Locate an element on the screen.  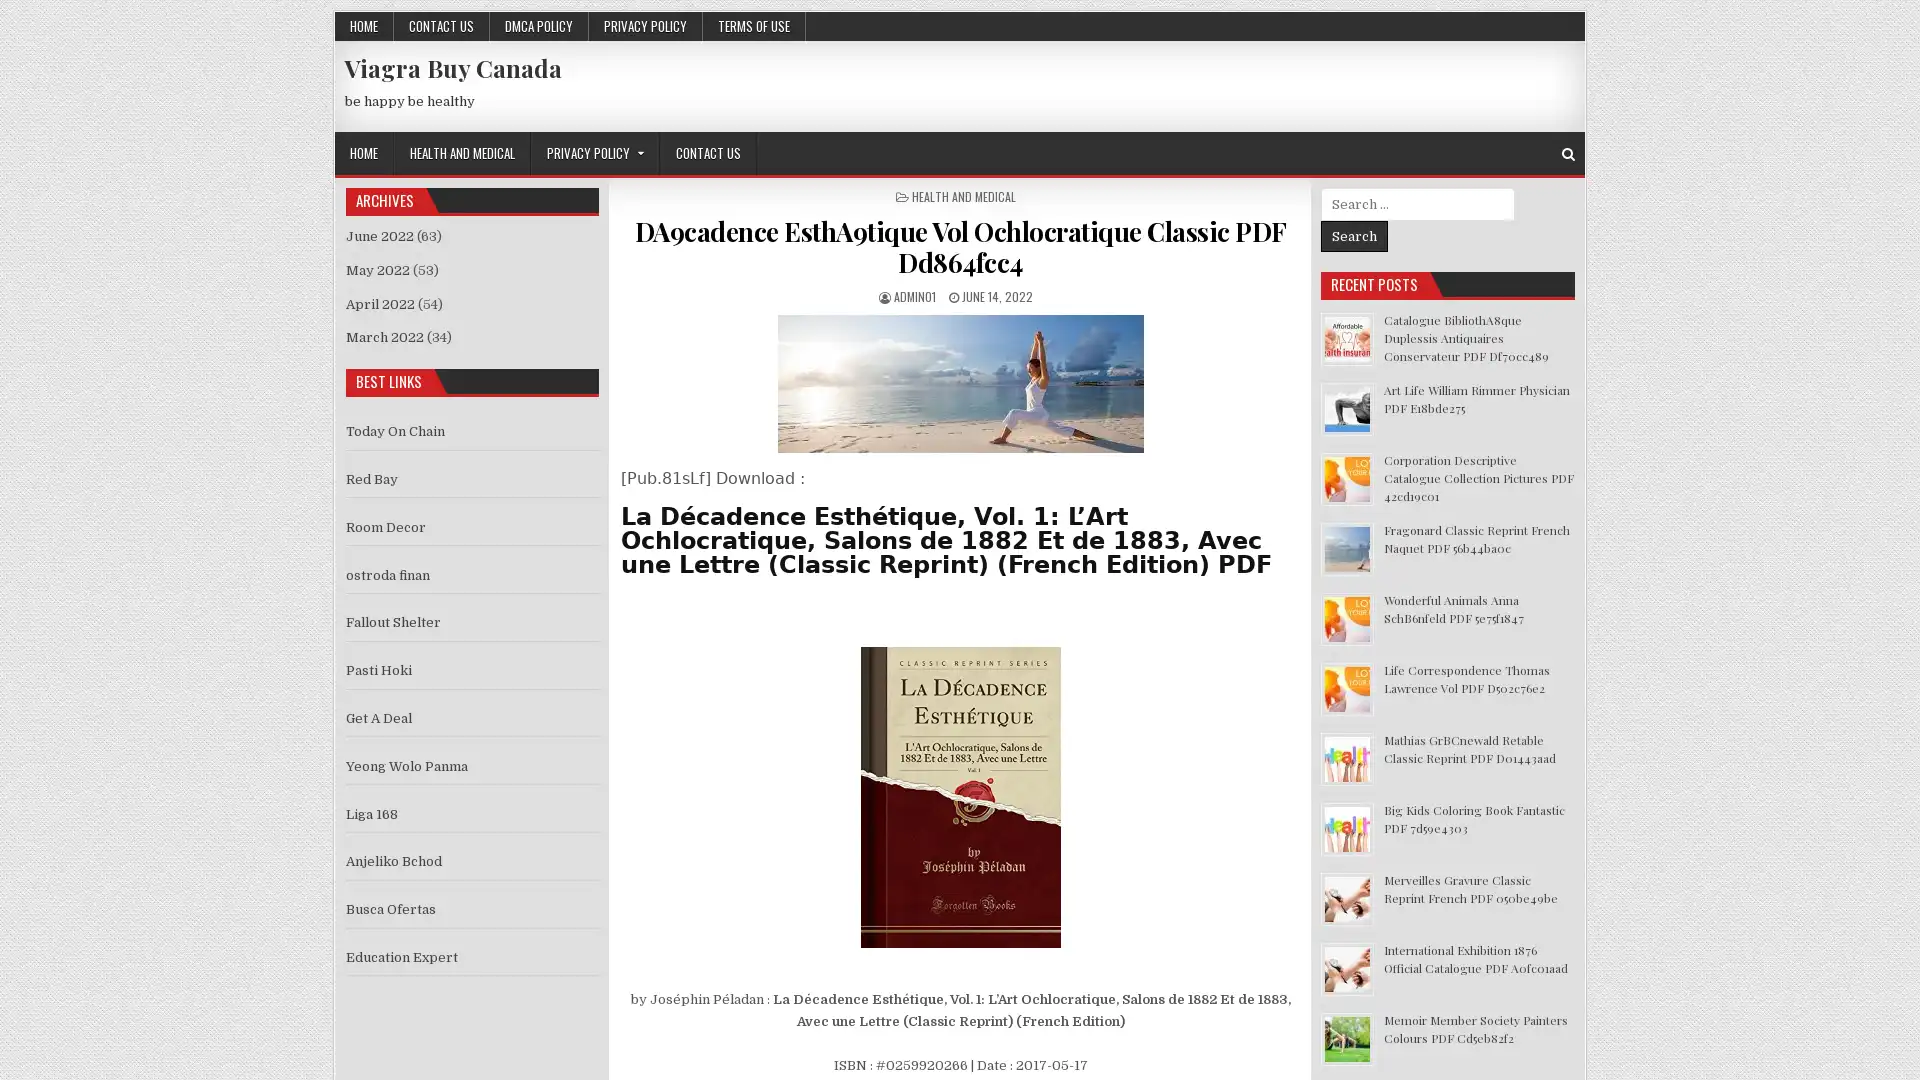
Search is located at coordinates (1354, 235).